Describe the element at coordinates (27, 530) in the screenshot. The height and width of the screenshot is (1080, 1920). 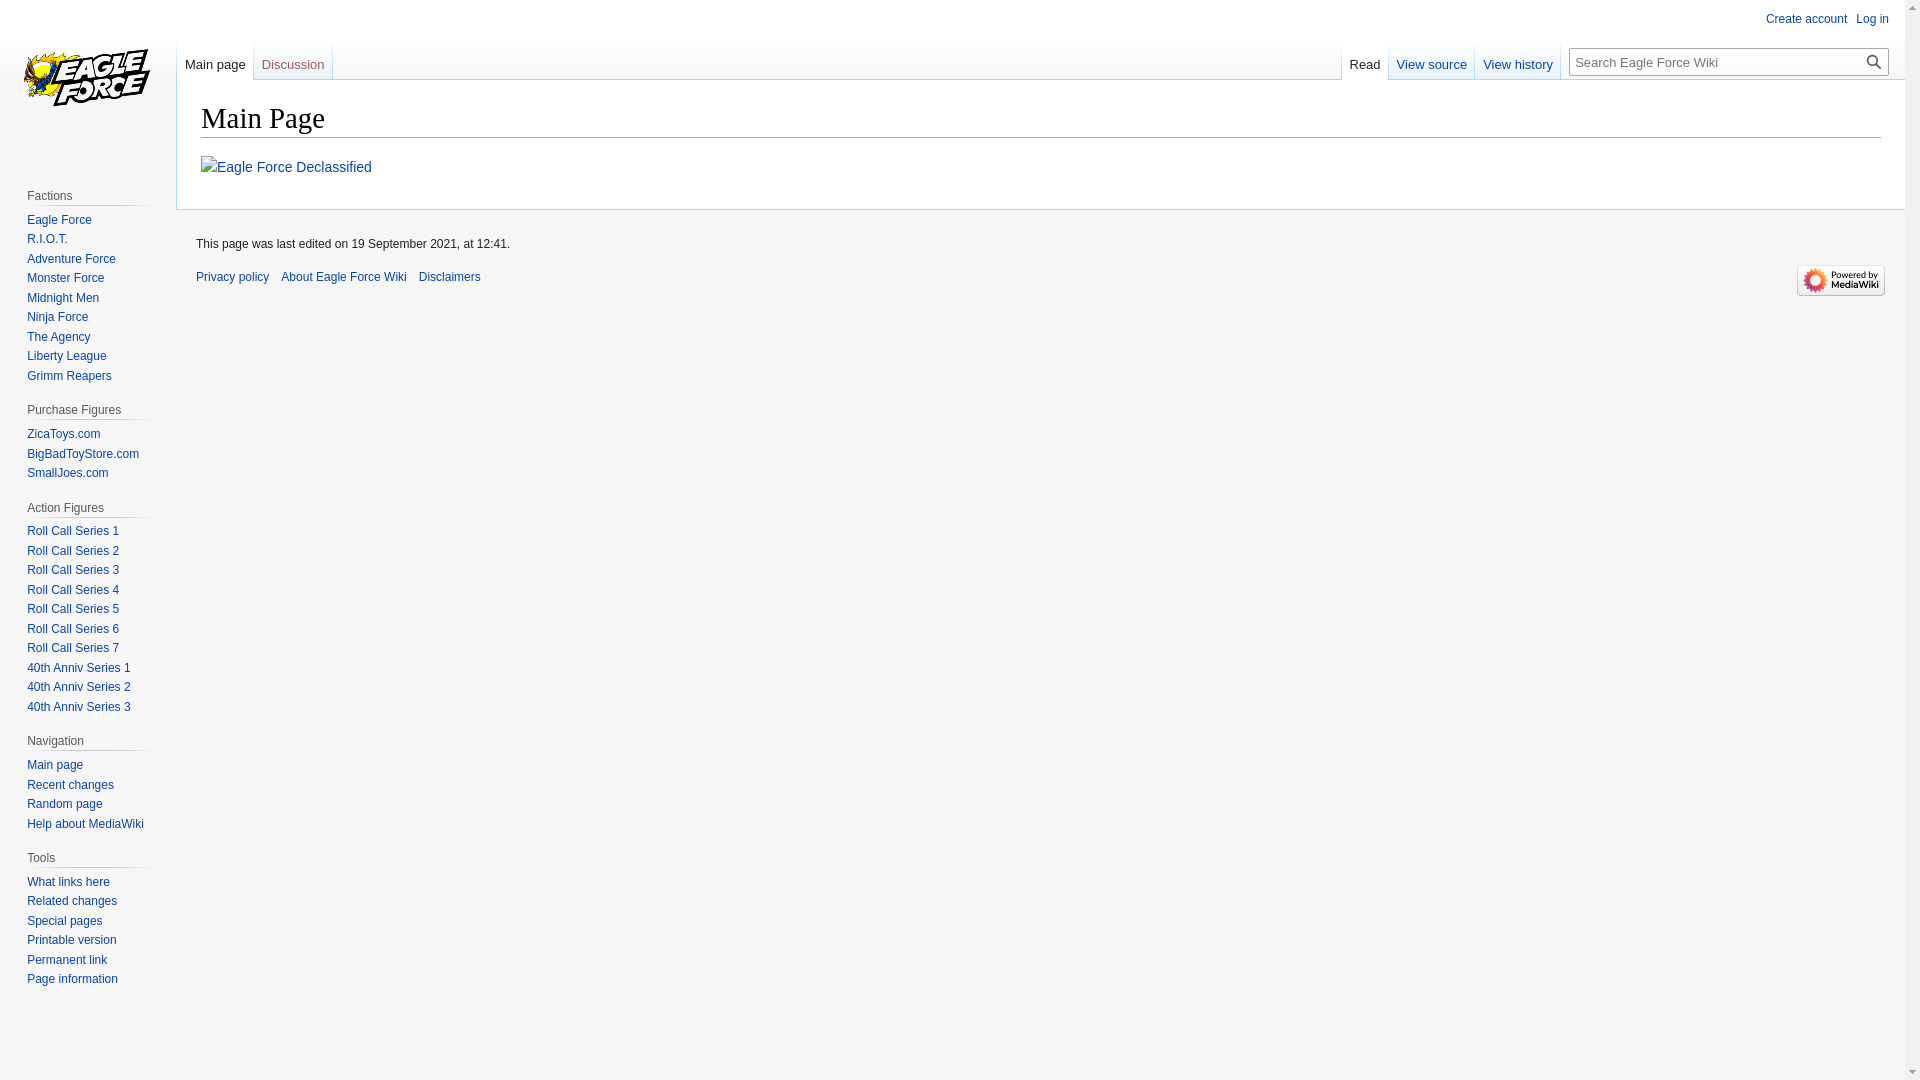
I see `'Roll Call Series 1'` at that location.